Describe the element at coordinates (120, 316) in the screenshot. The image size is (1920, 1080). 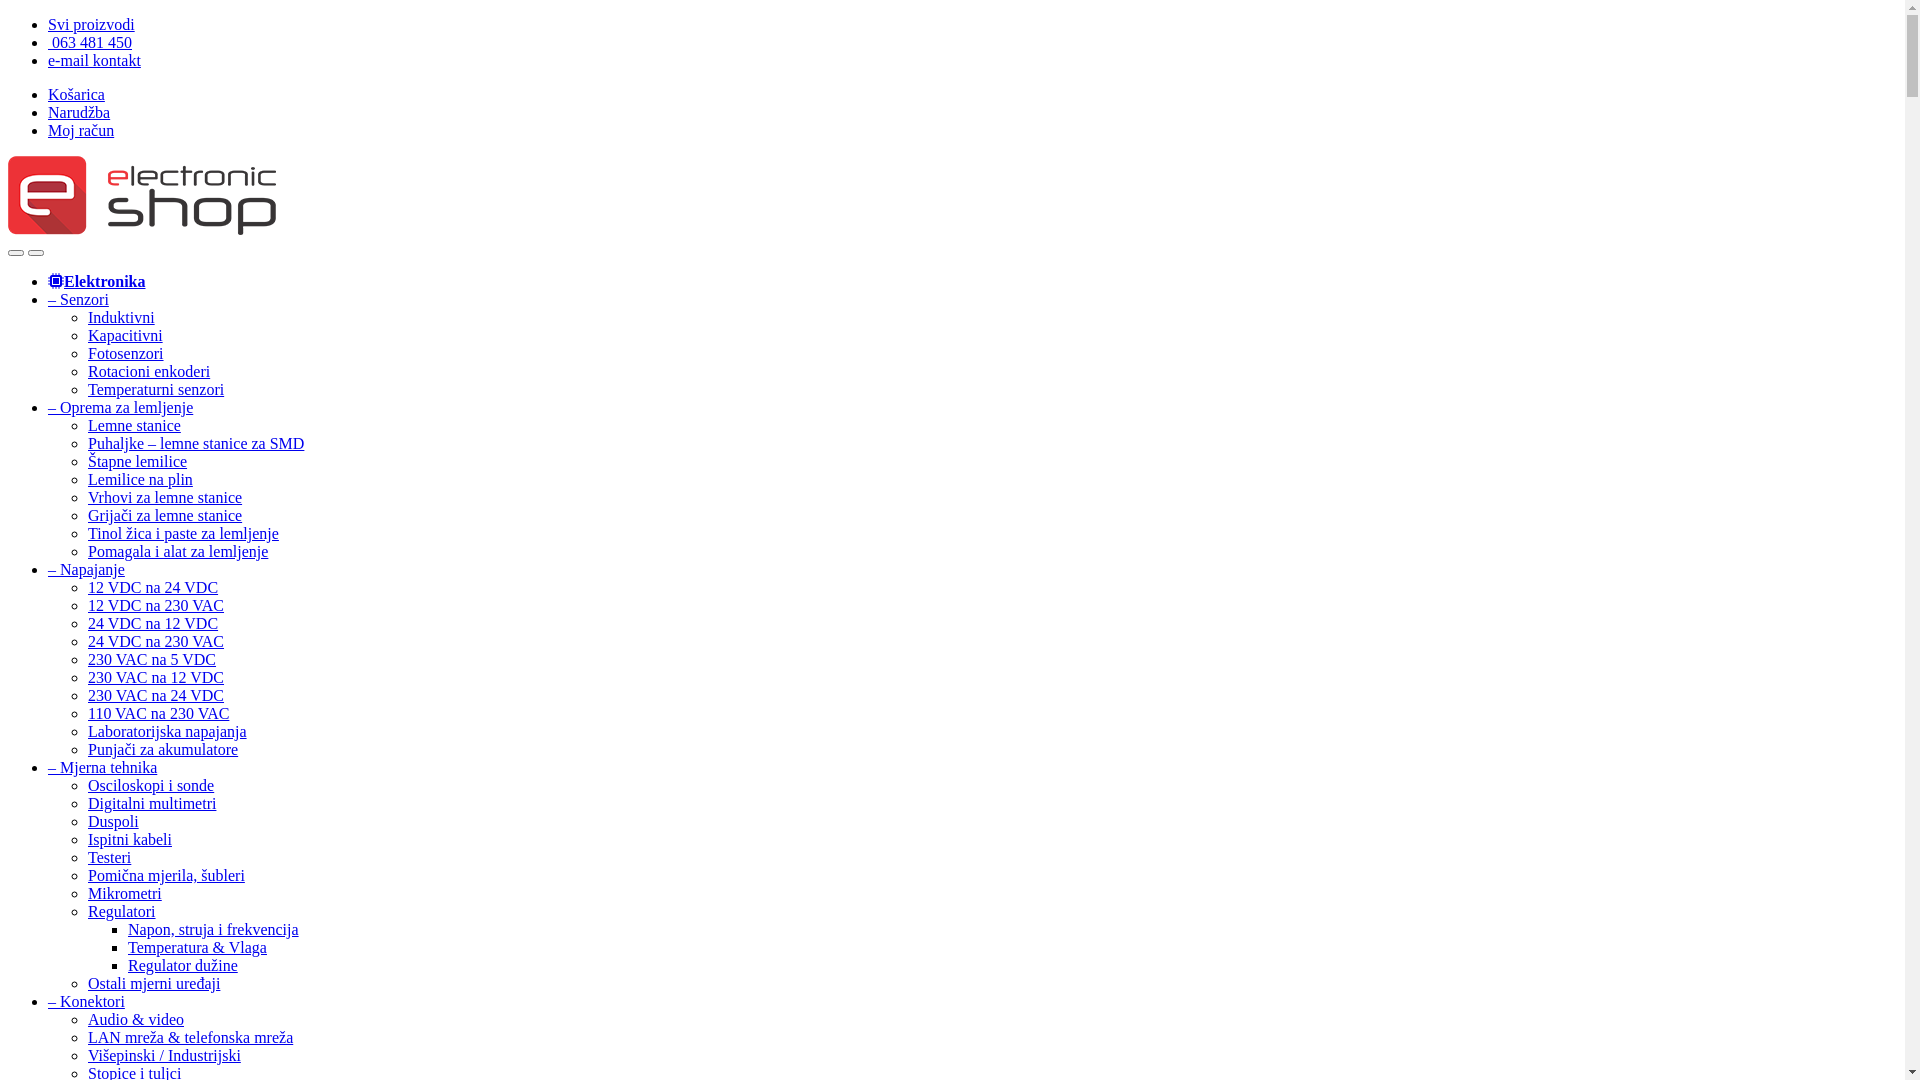
I see `'Induktivni'` at that location.